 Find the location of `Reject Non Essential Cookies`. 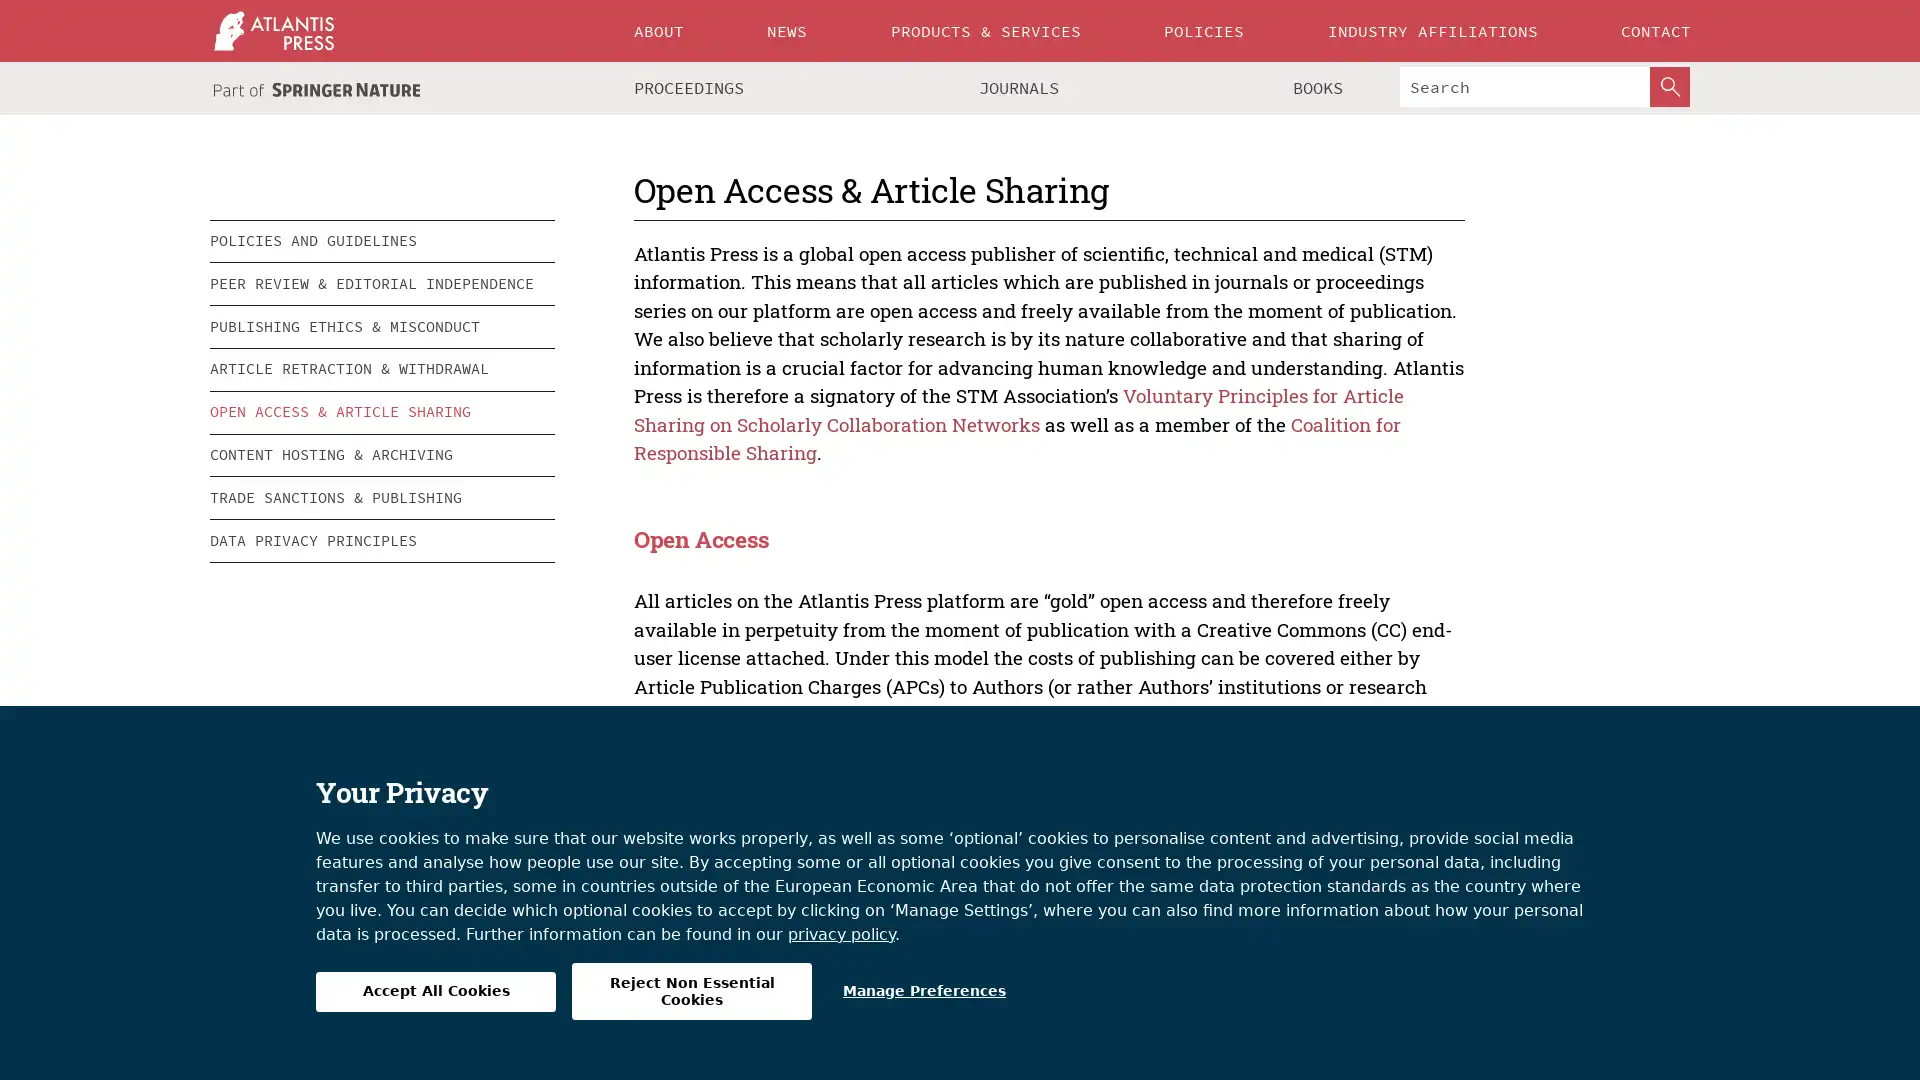

Reject Non Essential Cookies is located at coordinates (691, 991).